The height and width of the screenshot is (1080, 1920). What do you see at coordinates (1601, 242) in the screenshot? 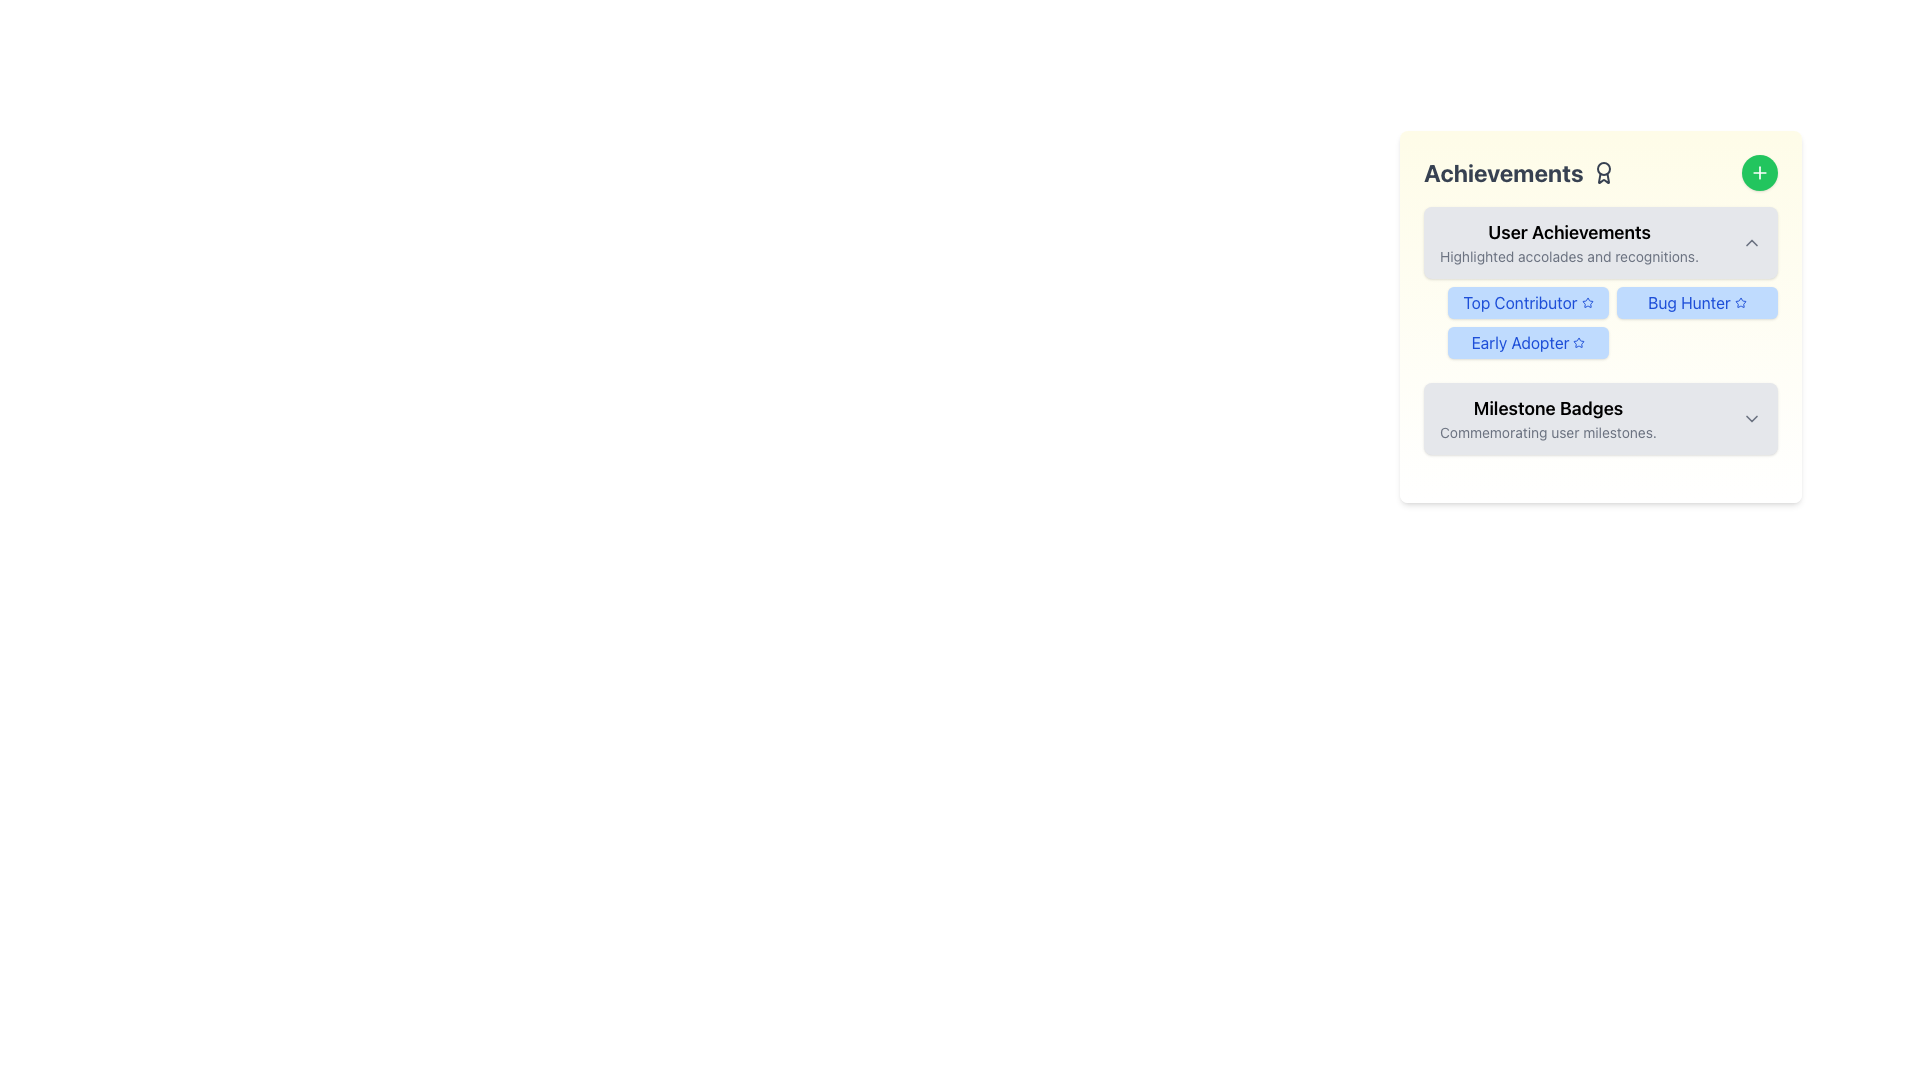
I see `the collapsible header section` at bounding box center [1601, 242].